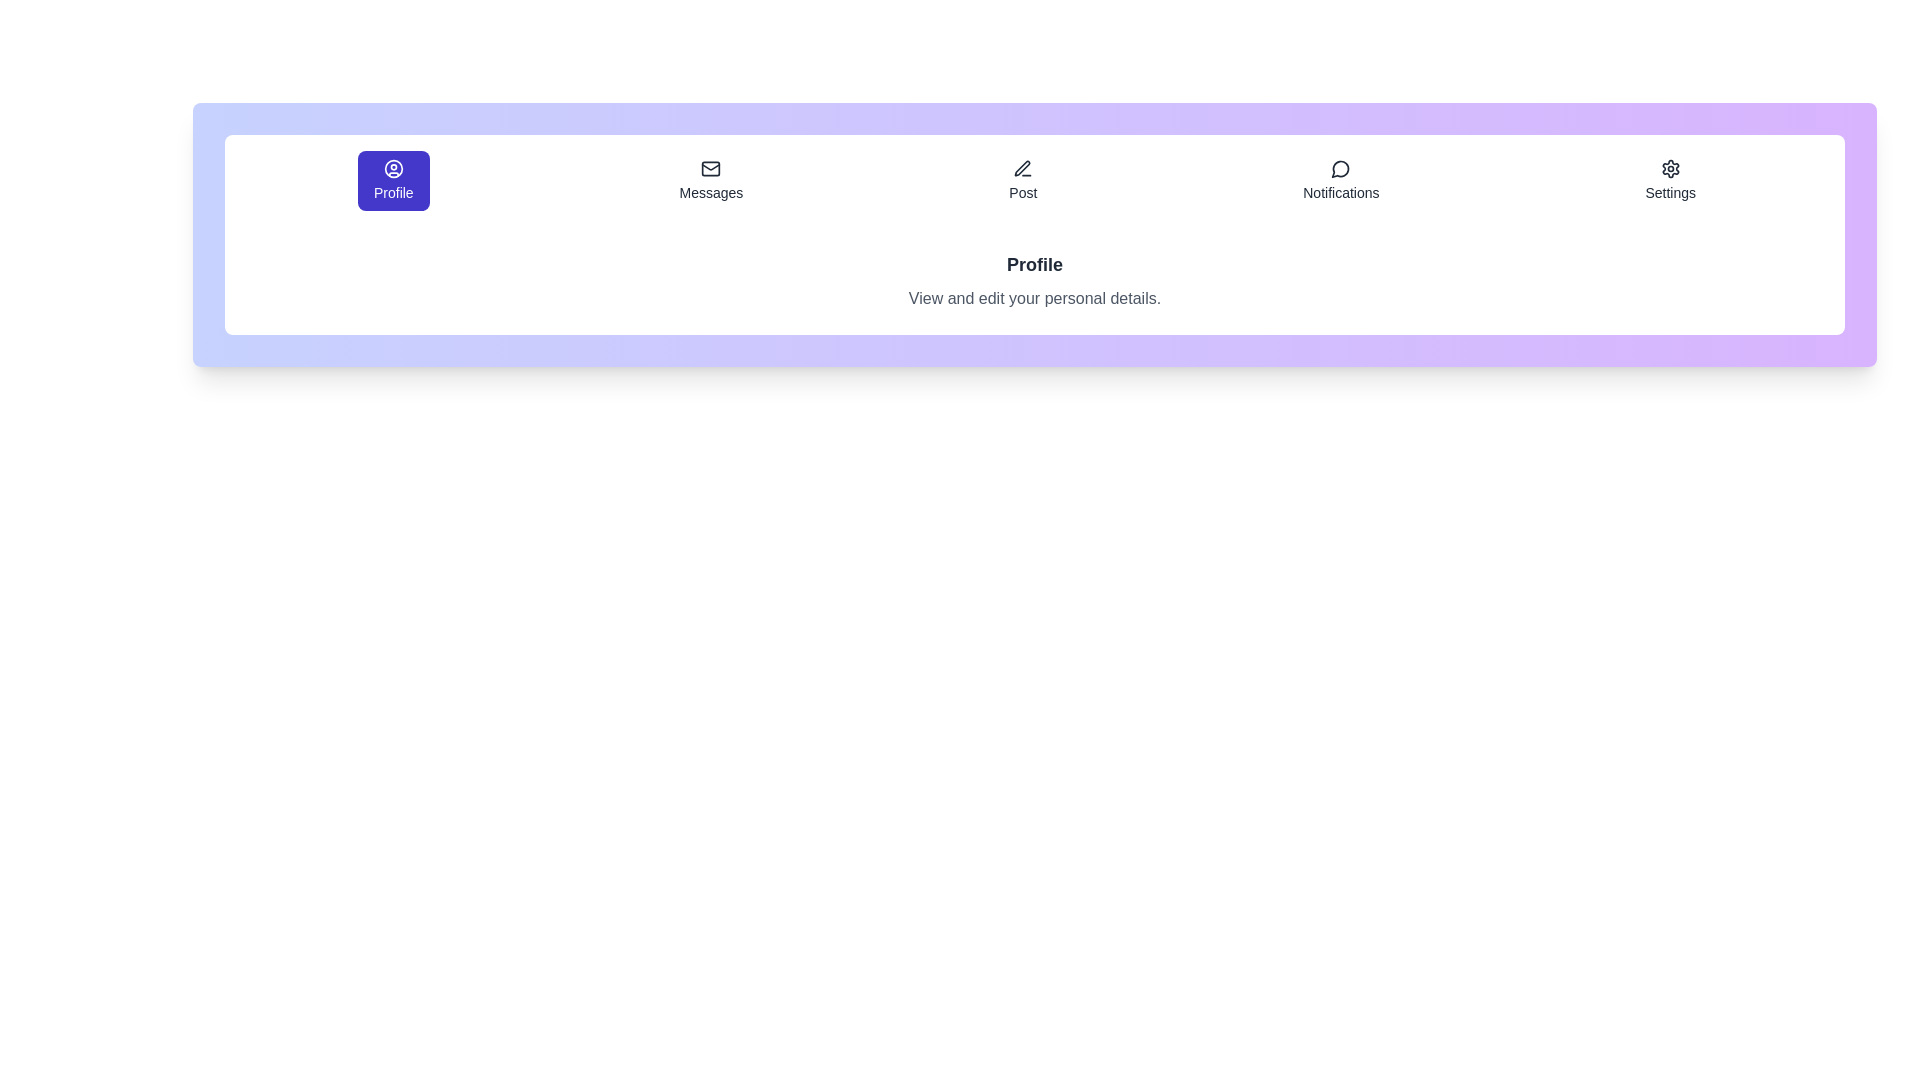 This screenshot has height=1080, width=1920. I want to click on the tab labeled Messages to preview its interaction effect, so click(711, 181).